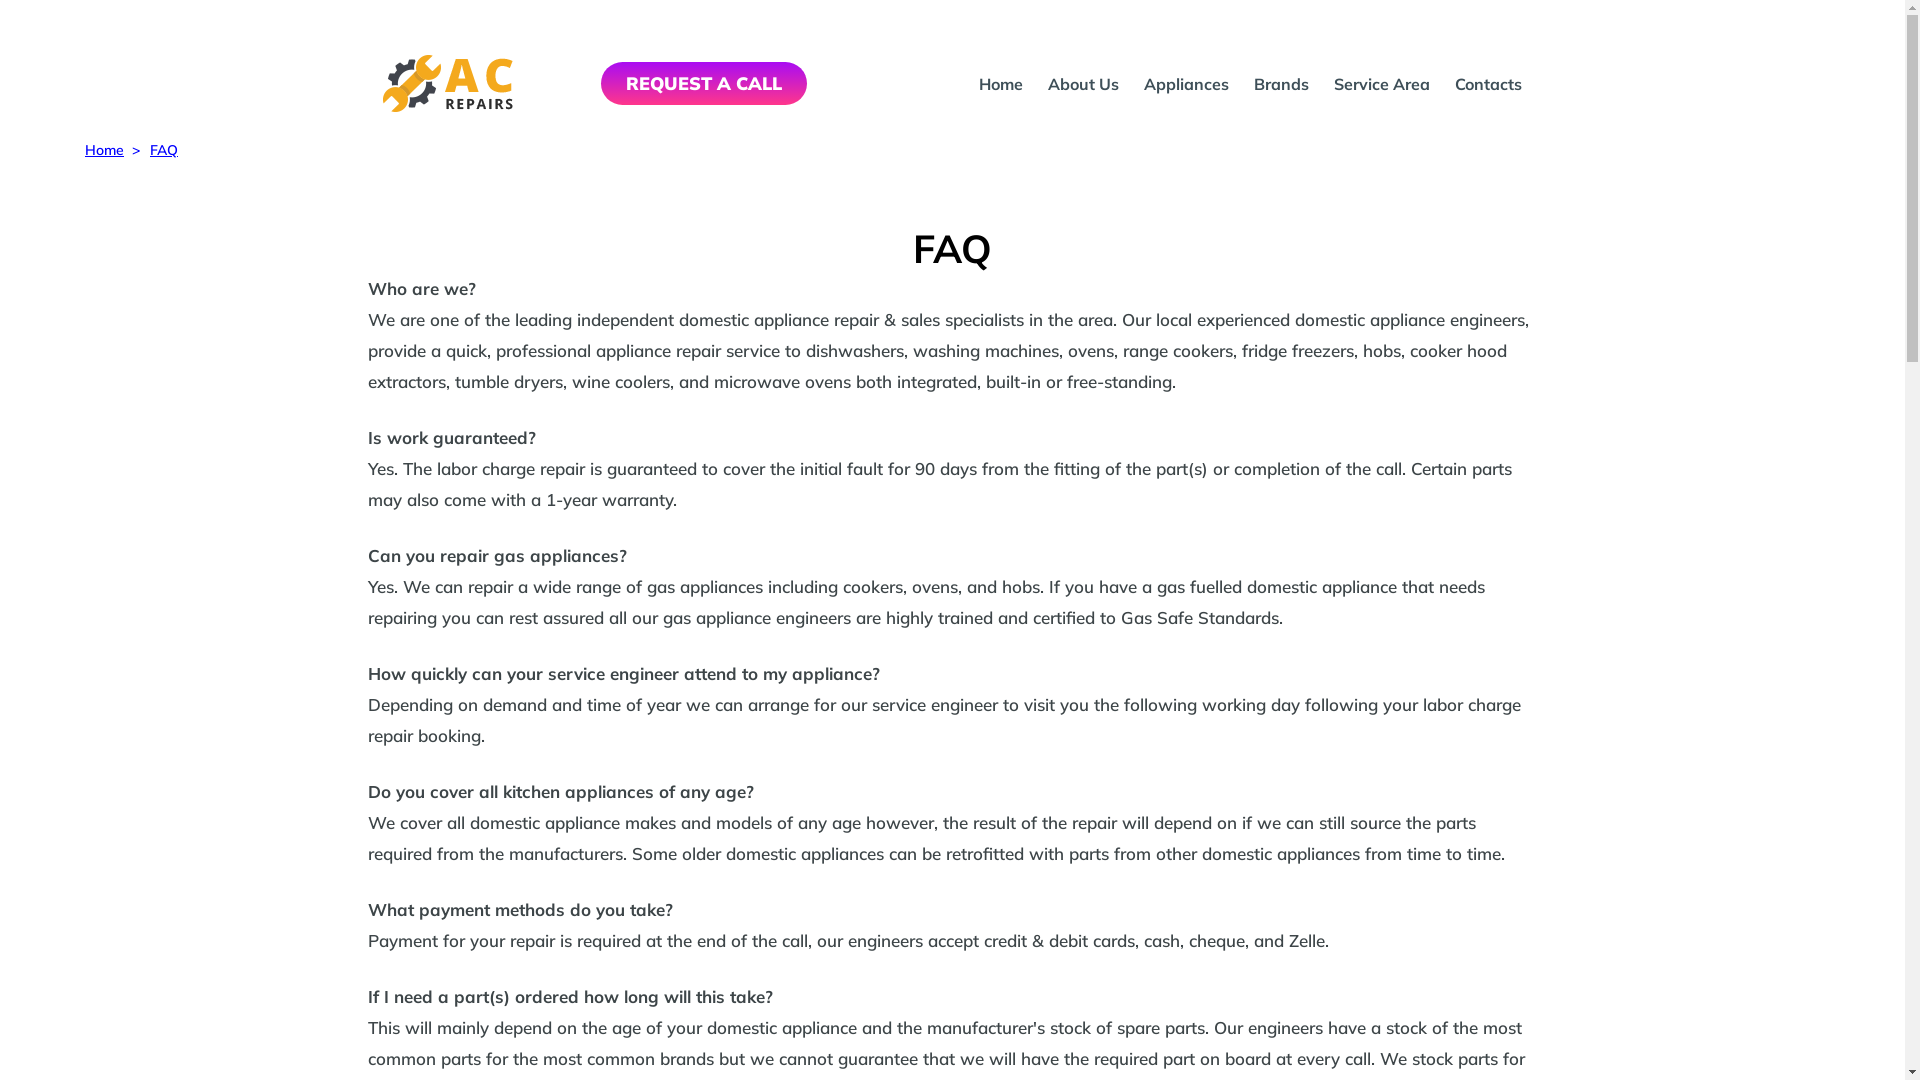 This screenshot has width=1920, height=1080. I want to click on 'Appliances', so click(1143, 83).